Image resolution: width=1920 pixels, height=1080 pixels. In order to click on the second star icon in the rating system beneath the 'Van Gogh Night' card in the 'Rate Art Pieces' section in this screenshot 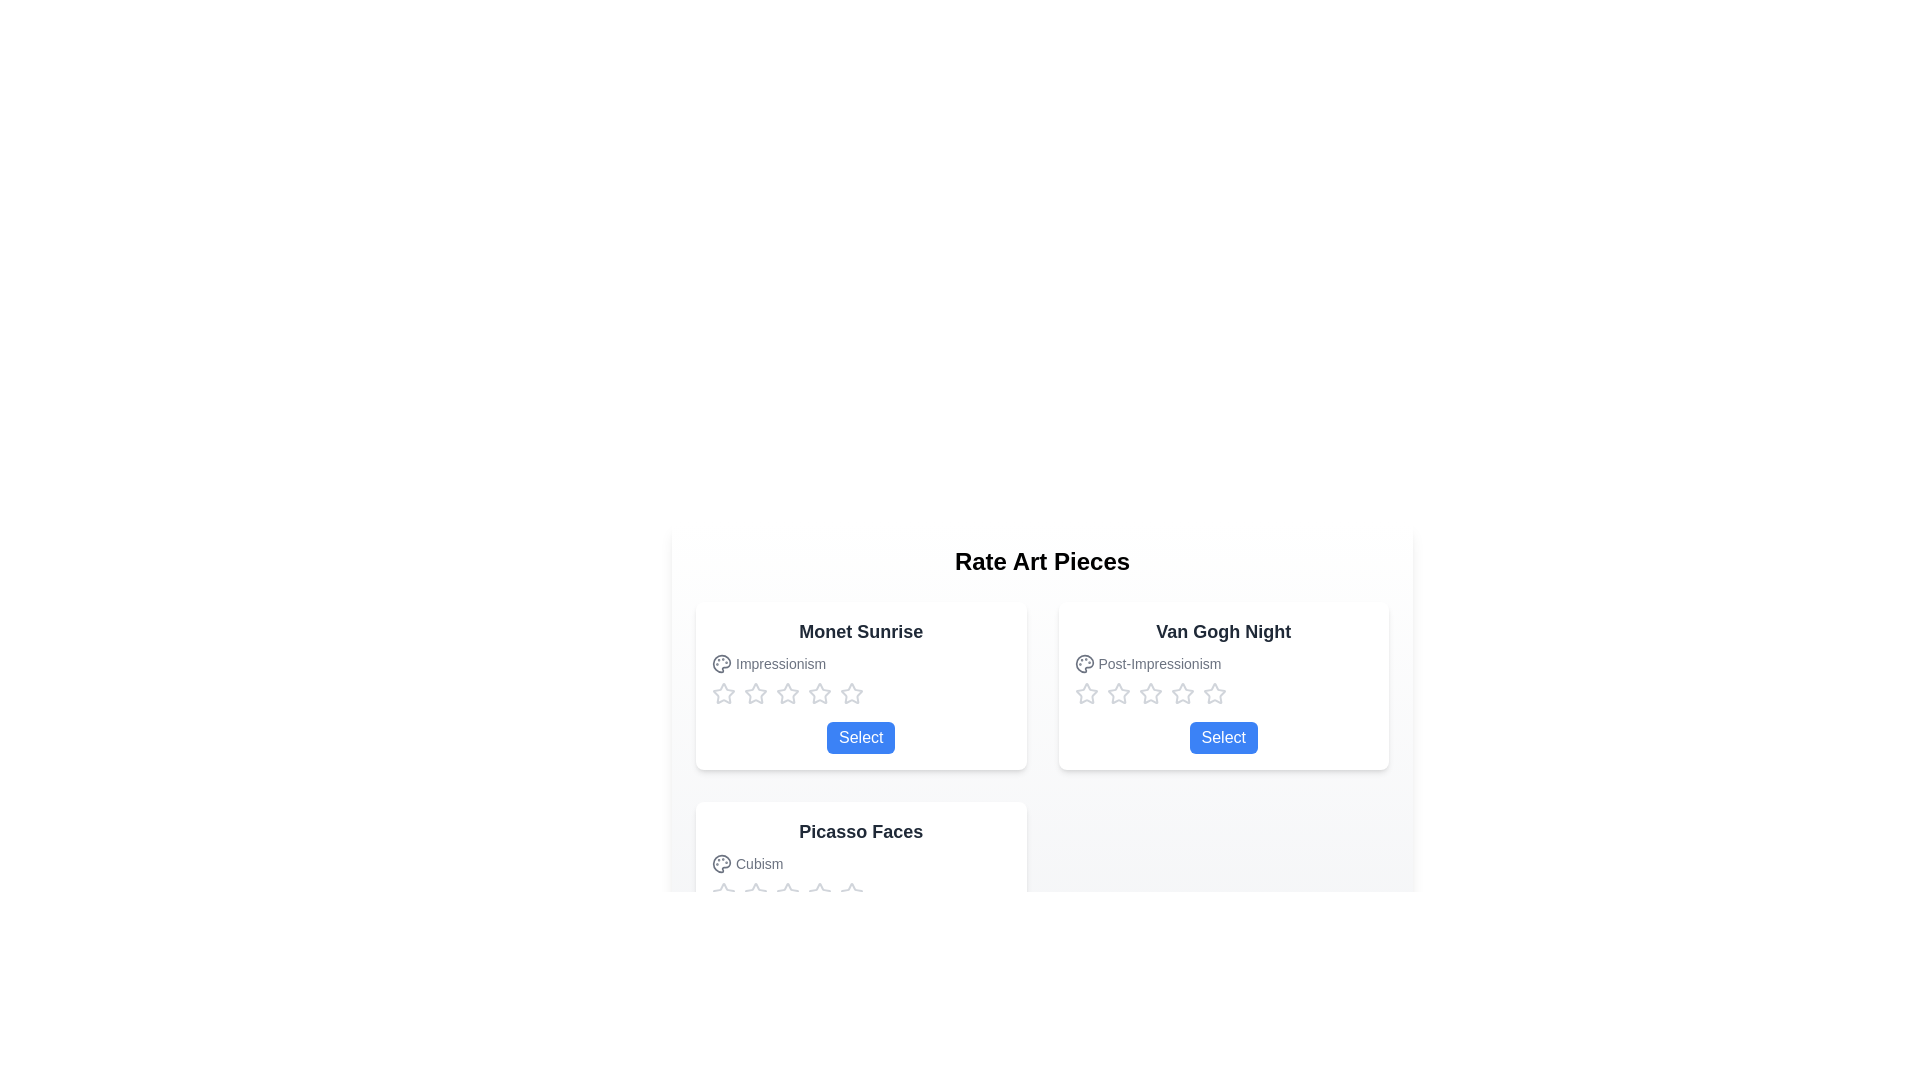, I will do `click(1150, 692)`.